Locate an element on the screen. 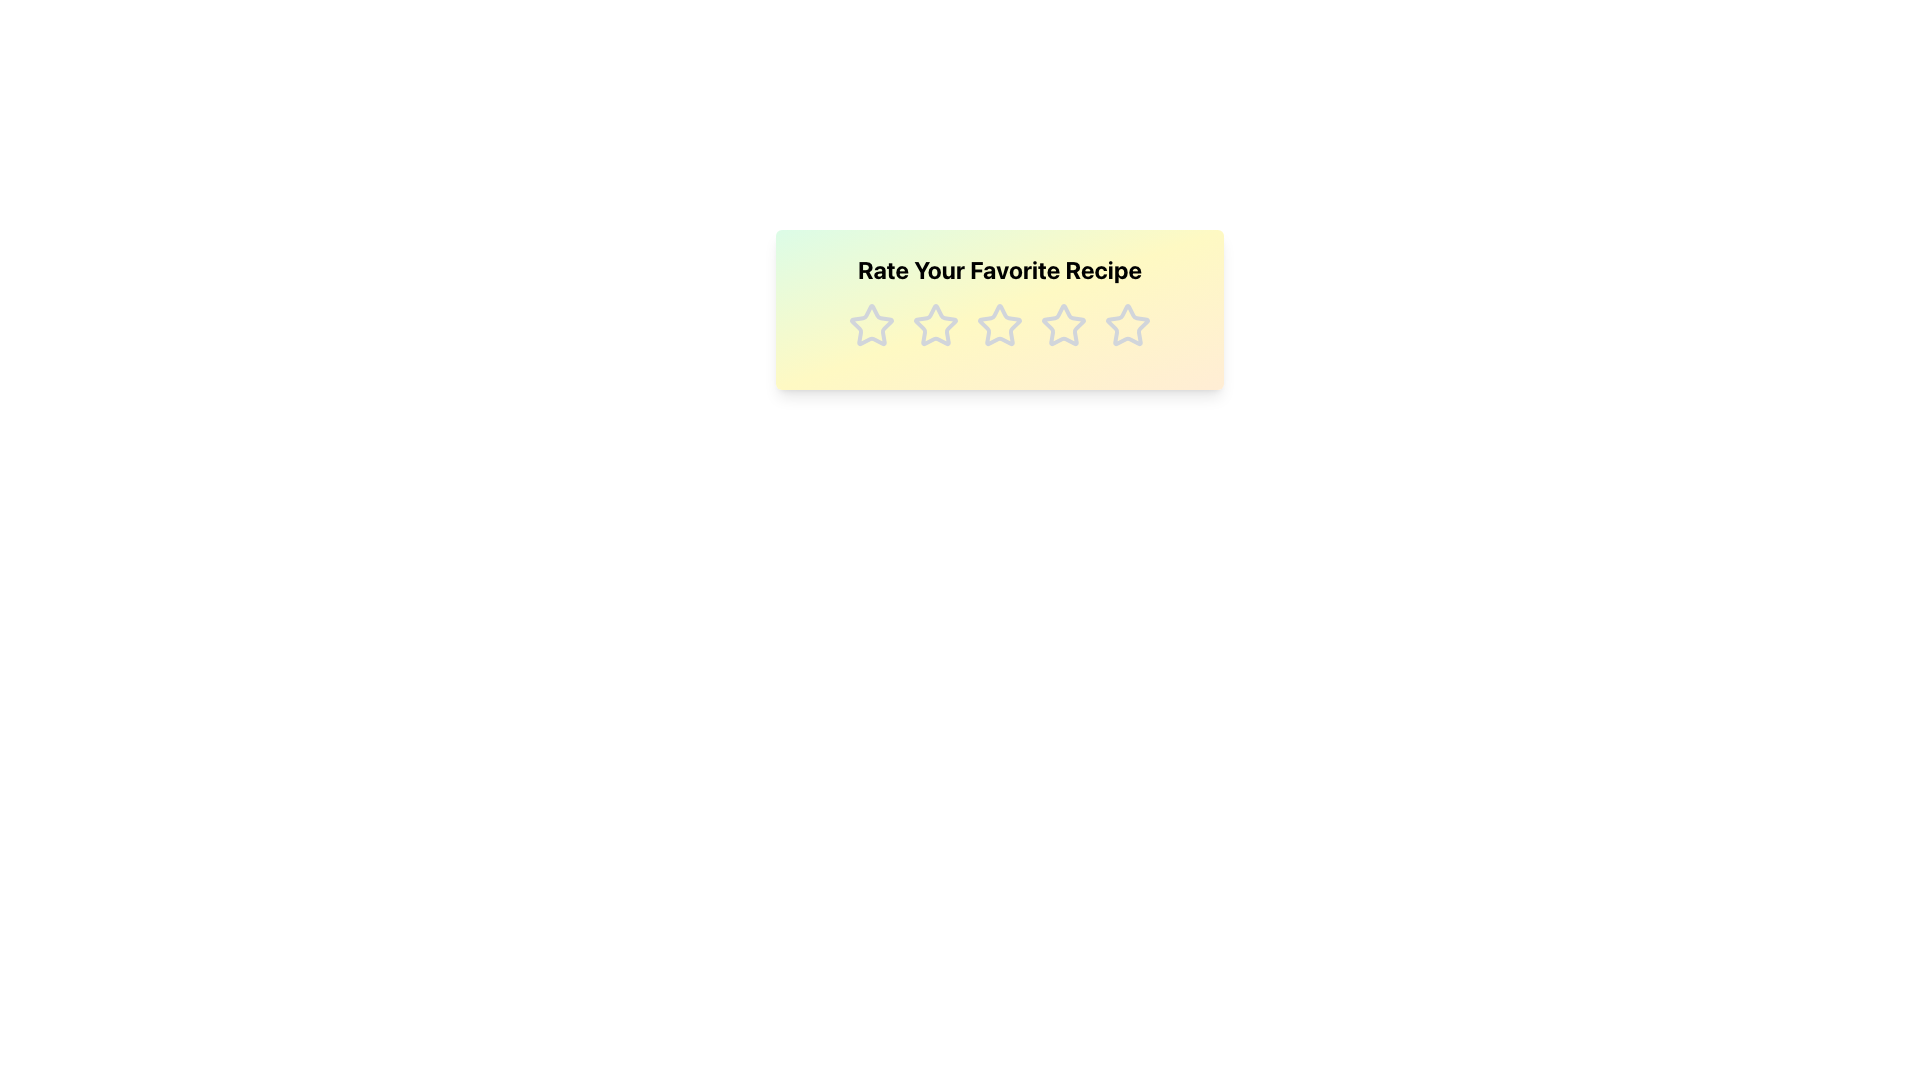 This screenshot has width=1920, height=1080. the third star icon in the rating component below the title 'Rate Your Favorite Recipe' is located at coordinates (998, 323).